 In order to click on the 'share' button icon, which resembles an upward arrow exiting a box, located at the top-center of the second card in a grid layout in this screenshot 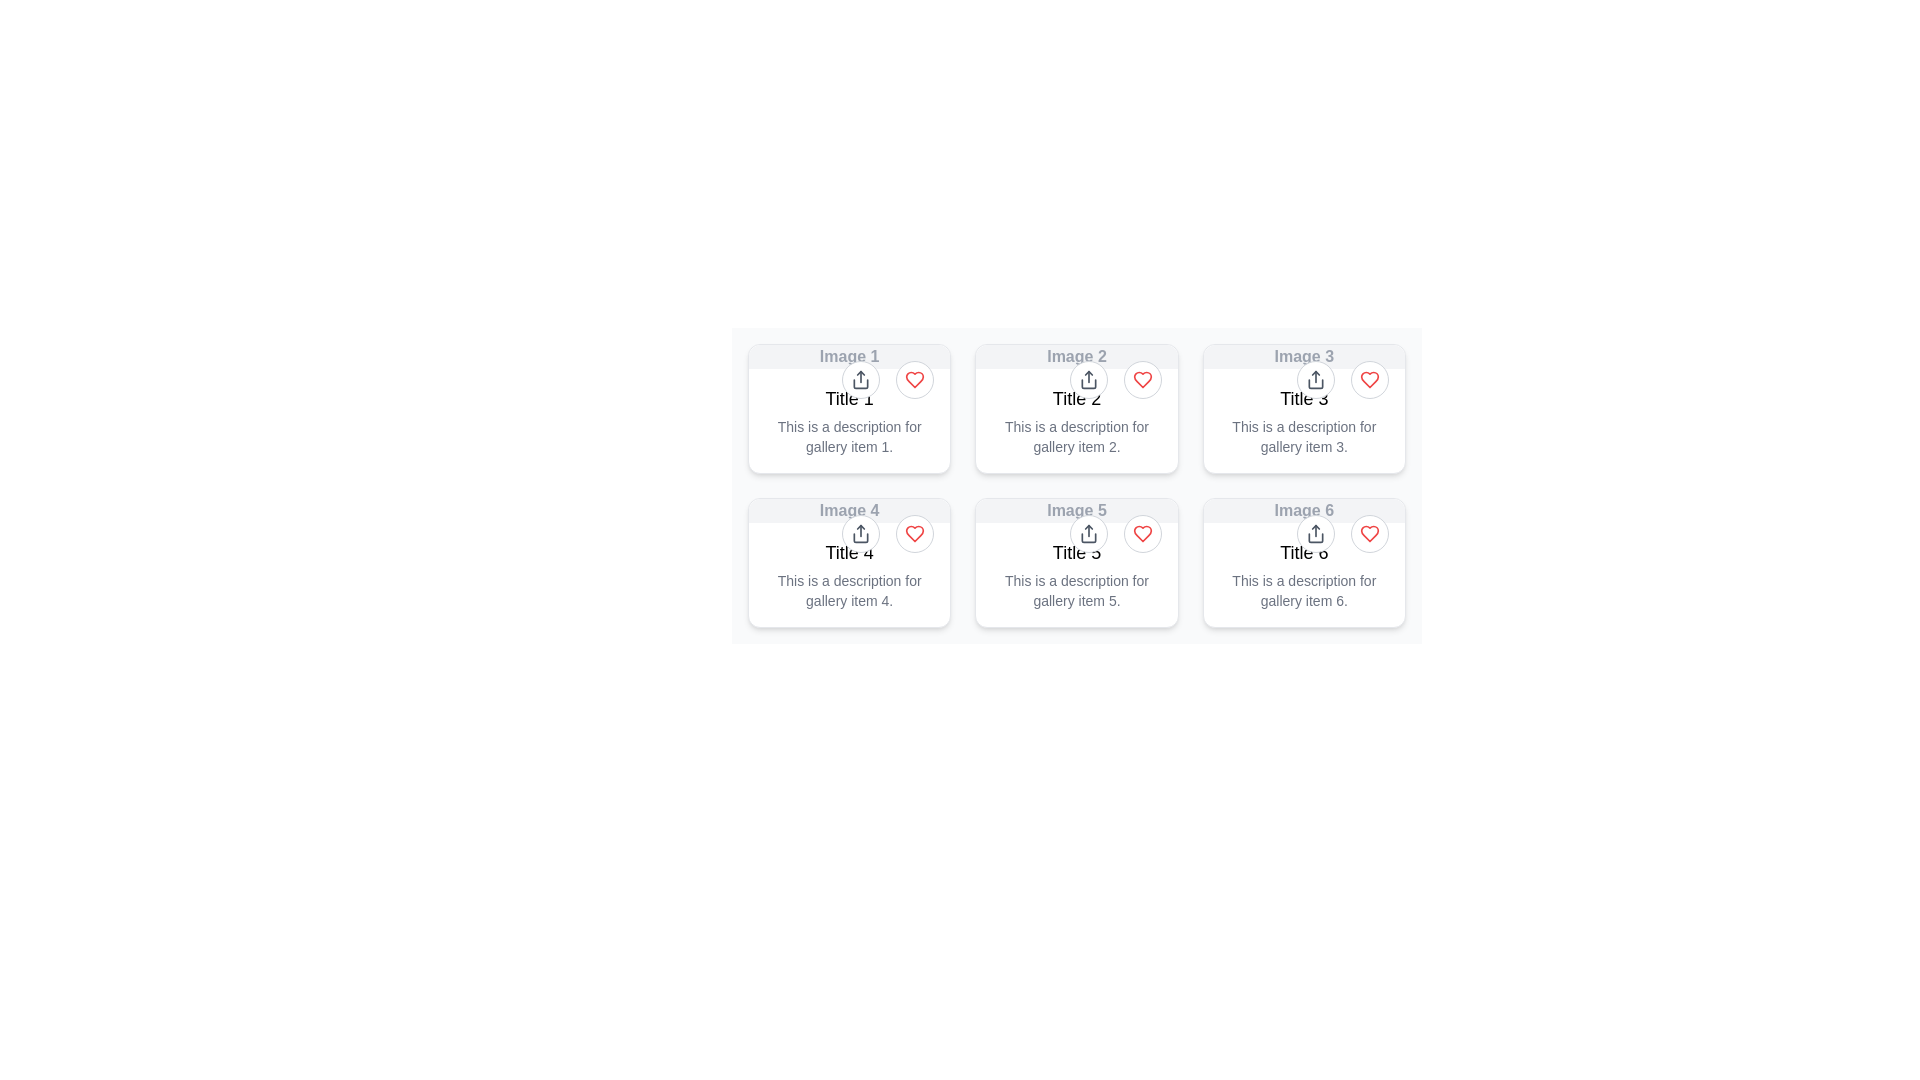, I will do `click(1087, 380)`.